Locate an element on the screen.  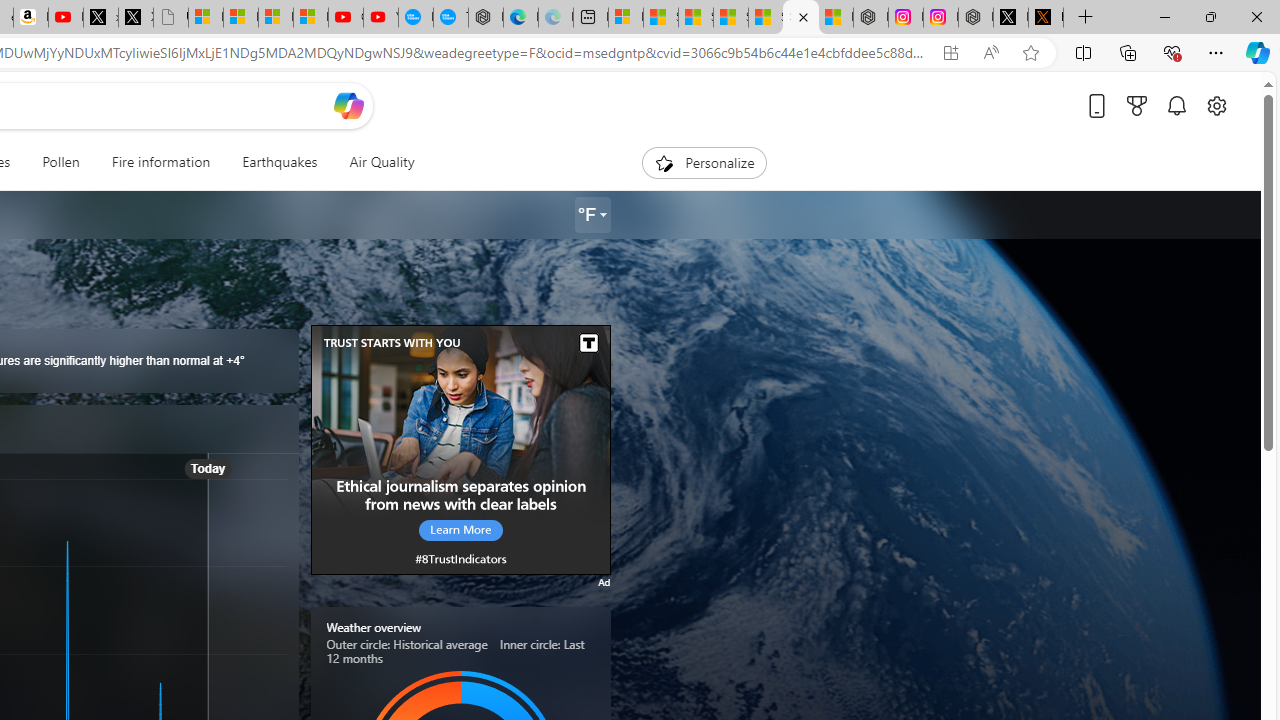
'Shanghai, China hourly forecast | Microsoft Weather' is located at coordinates (695, 17).